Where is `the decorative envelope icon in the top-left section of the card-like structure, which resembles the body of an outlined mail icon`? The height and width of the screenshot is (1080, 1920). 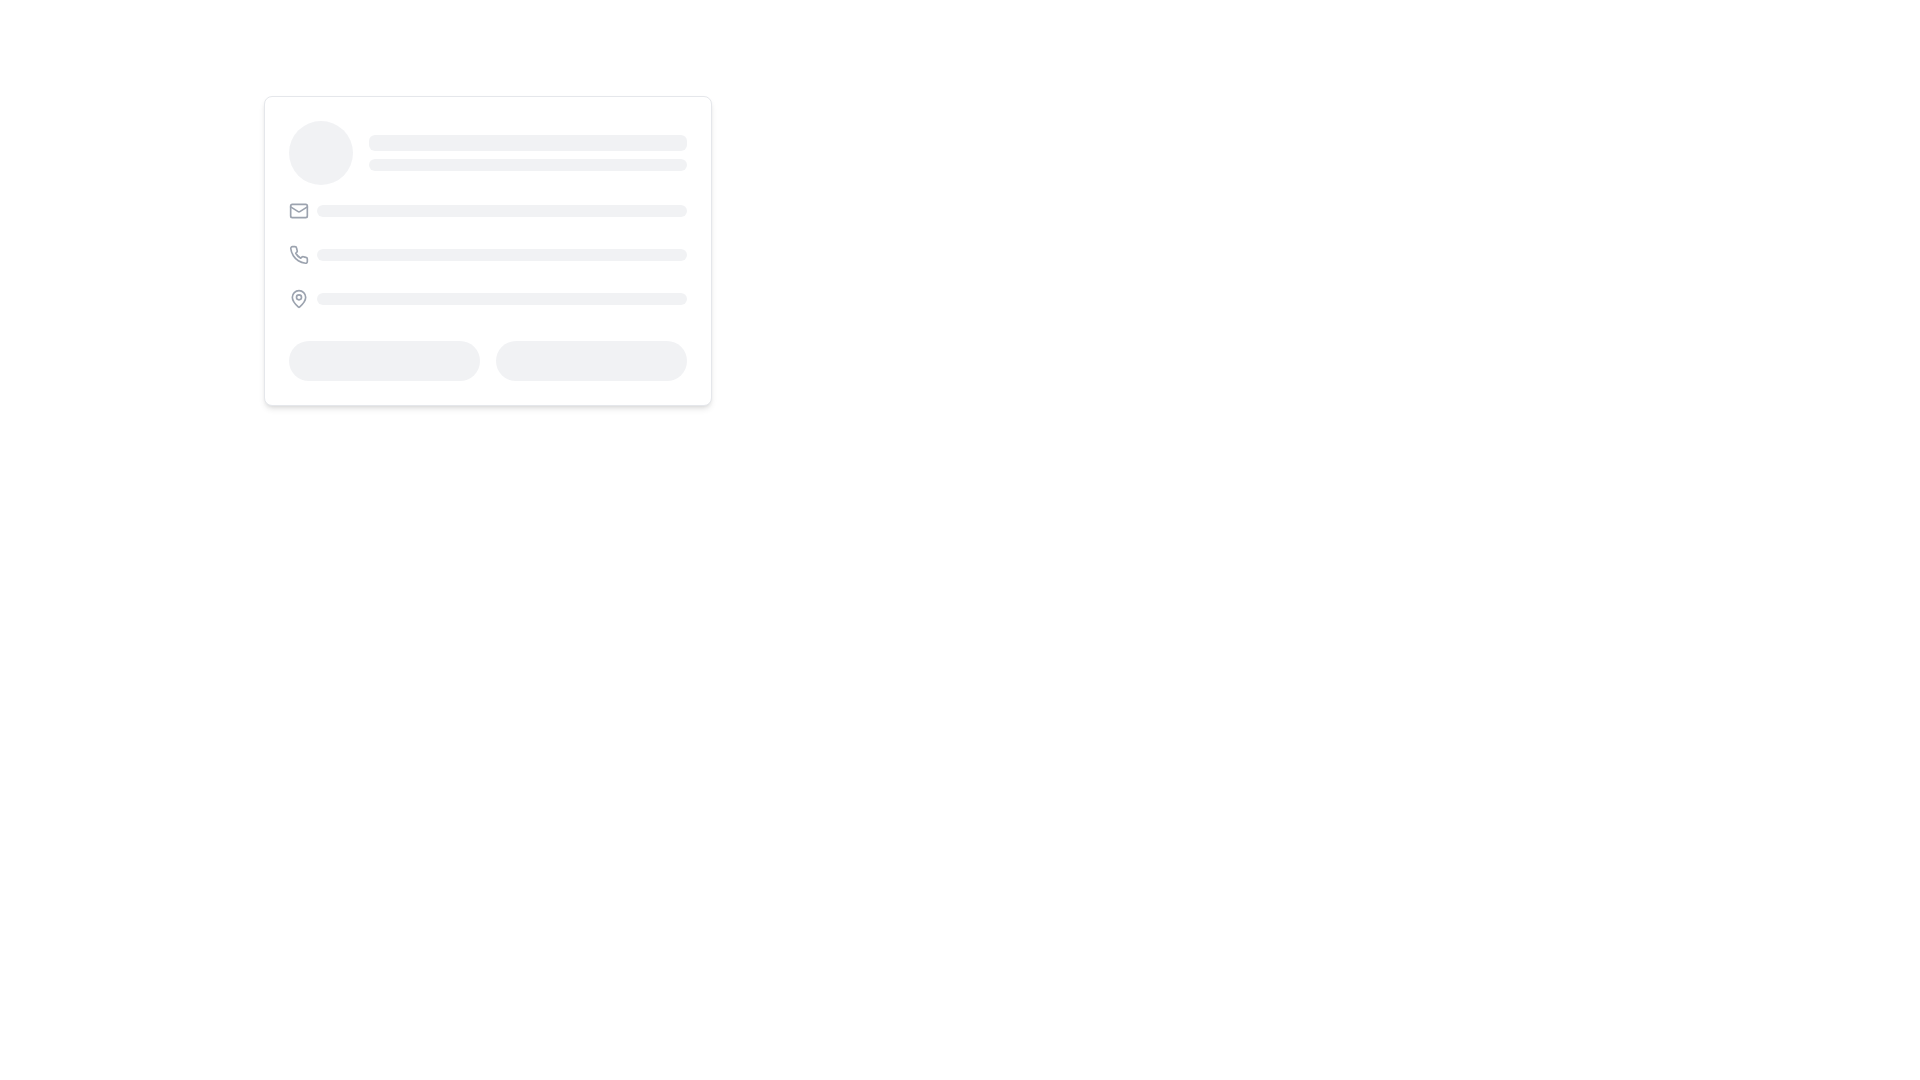
the decorative envelope icon in the top-left section of the card-like structure, which resembles the body of an outlined mail icon is located at coordinates (297, 211).